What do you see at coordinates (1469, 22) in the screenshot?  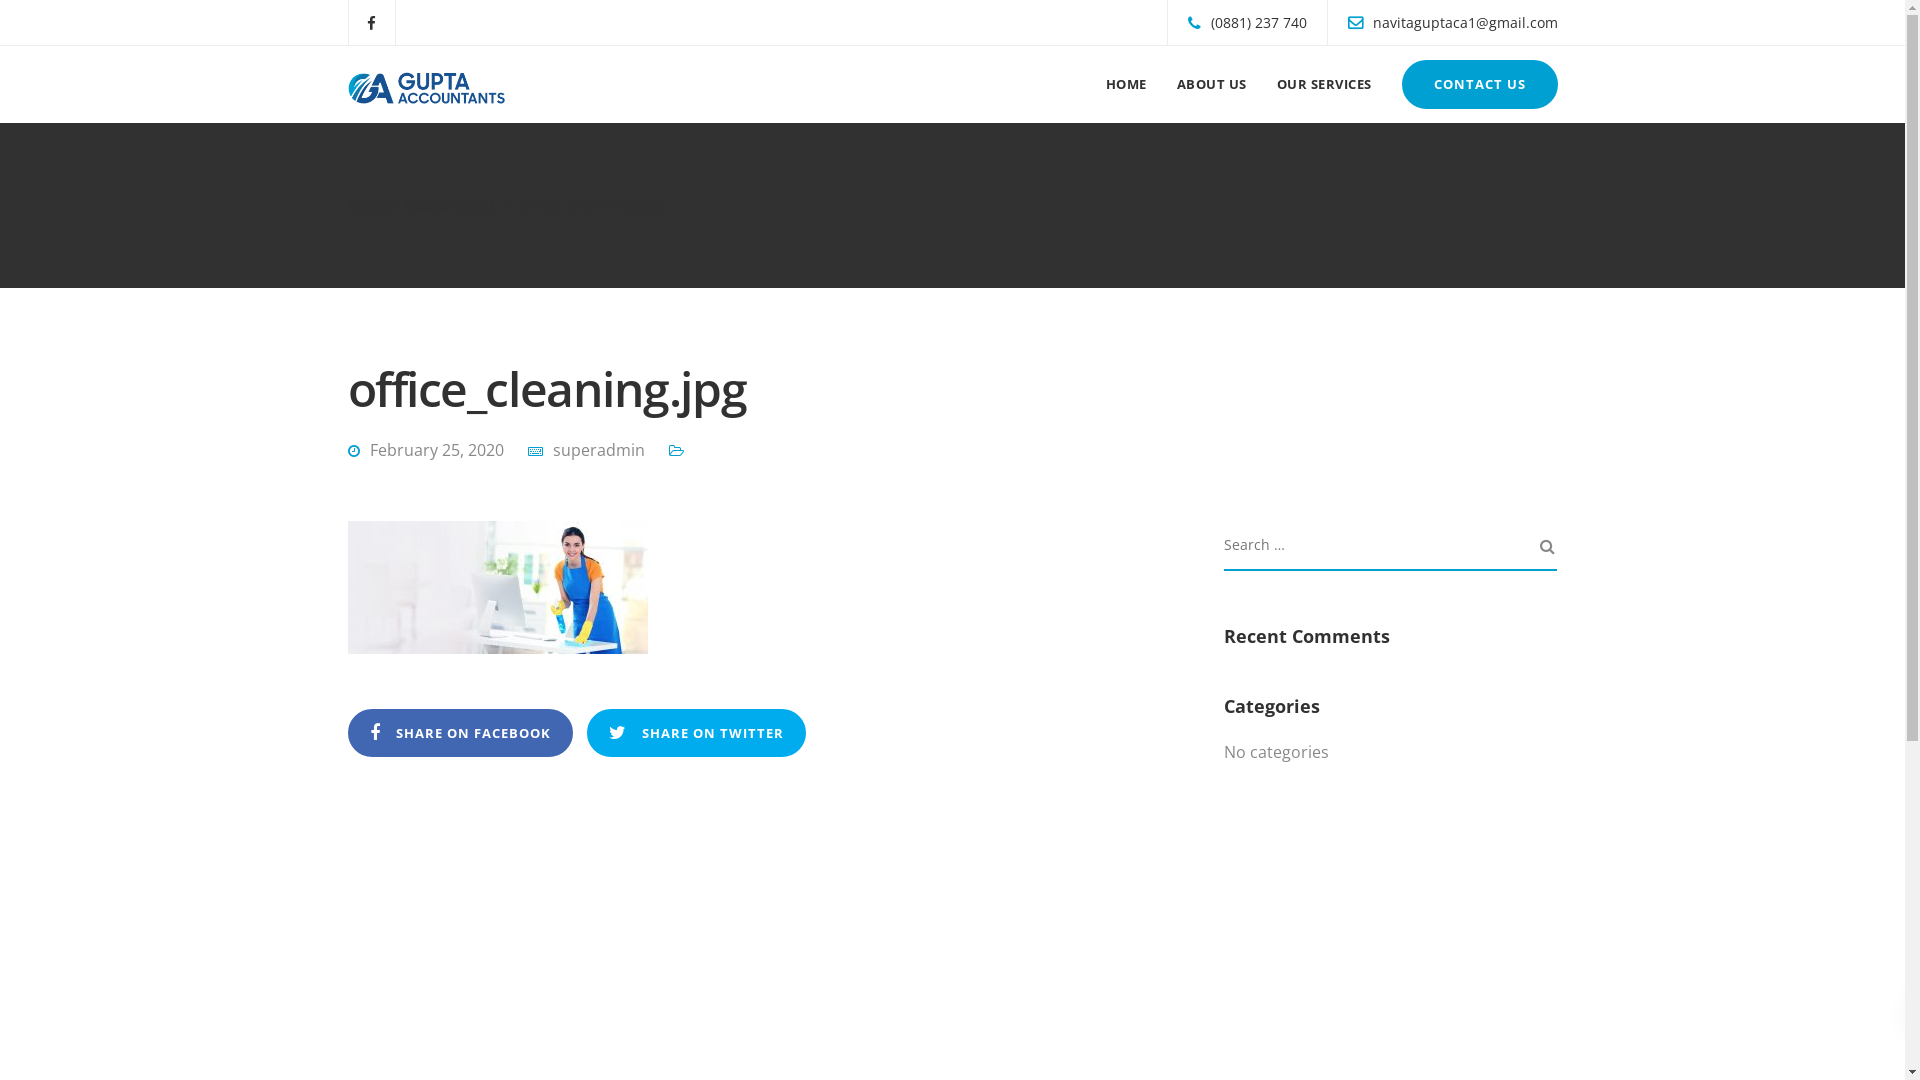 I see `'navitaguptaca1@gmail.com'` at bounding box center [1469, 22].